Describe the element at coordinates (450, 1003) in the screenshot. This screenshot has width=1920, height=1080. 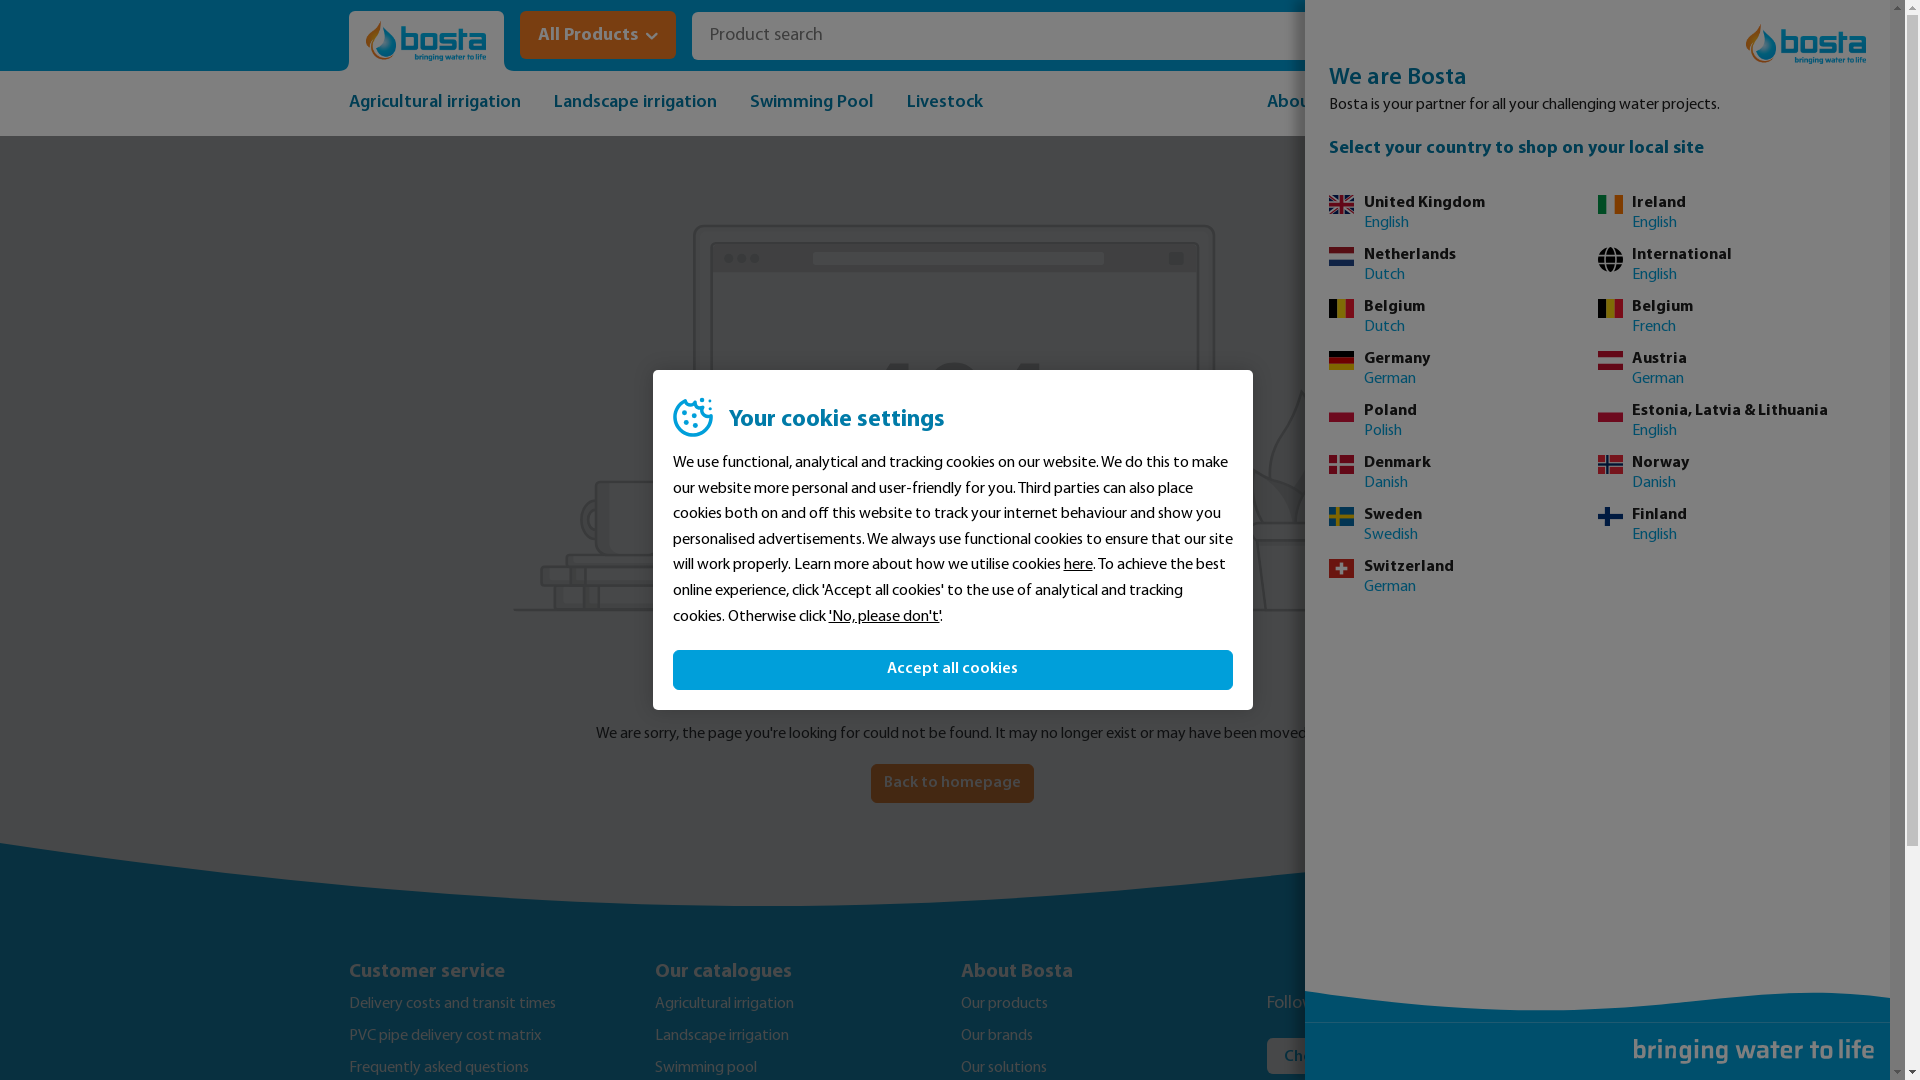
I see `'Delivery costs and transit times'` at that location.